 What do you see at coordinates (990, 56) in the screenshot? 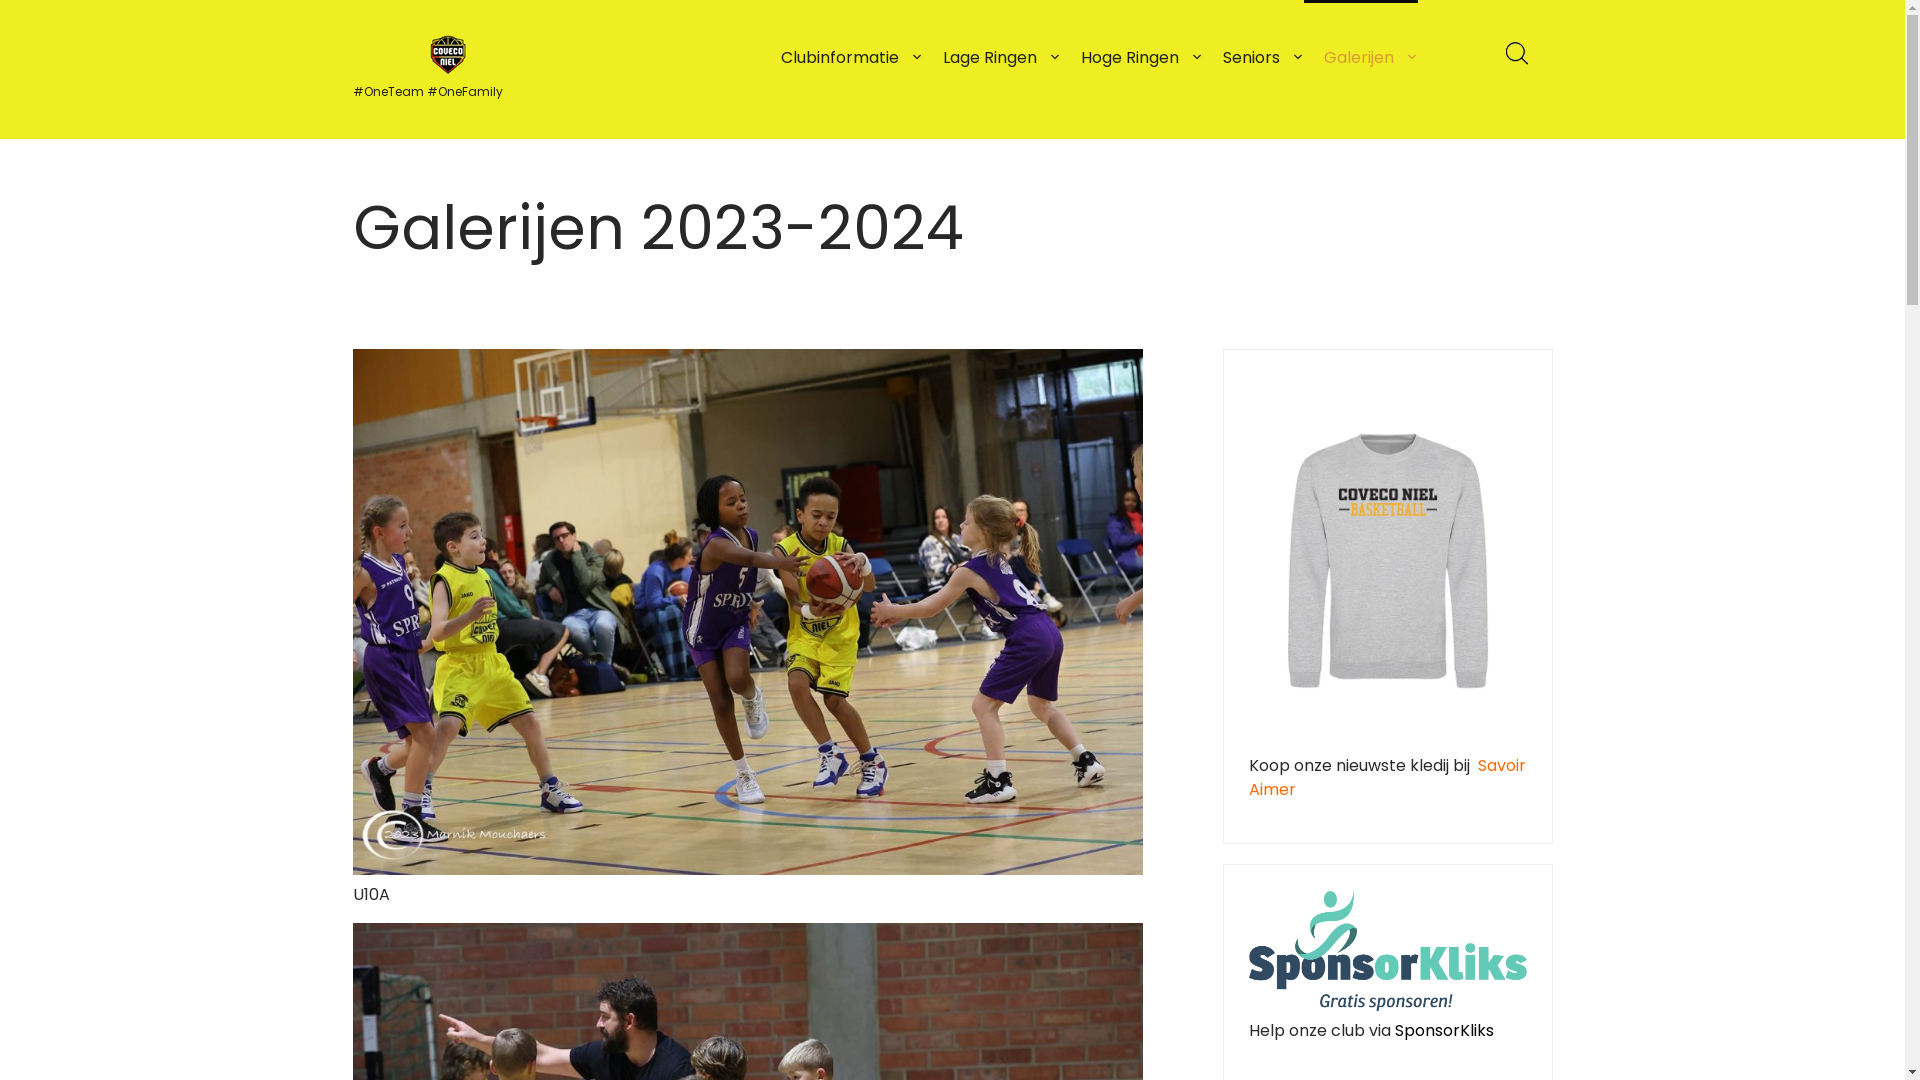
I see `'Lage Ringen'` at bounding box center [990, 56].